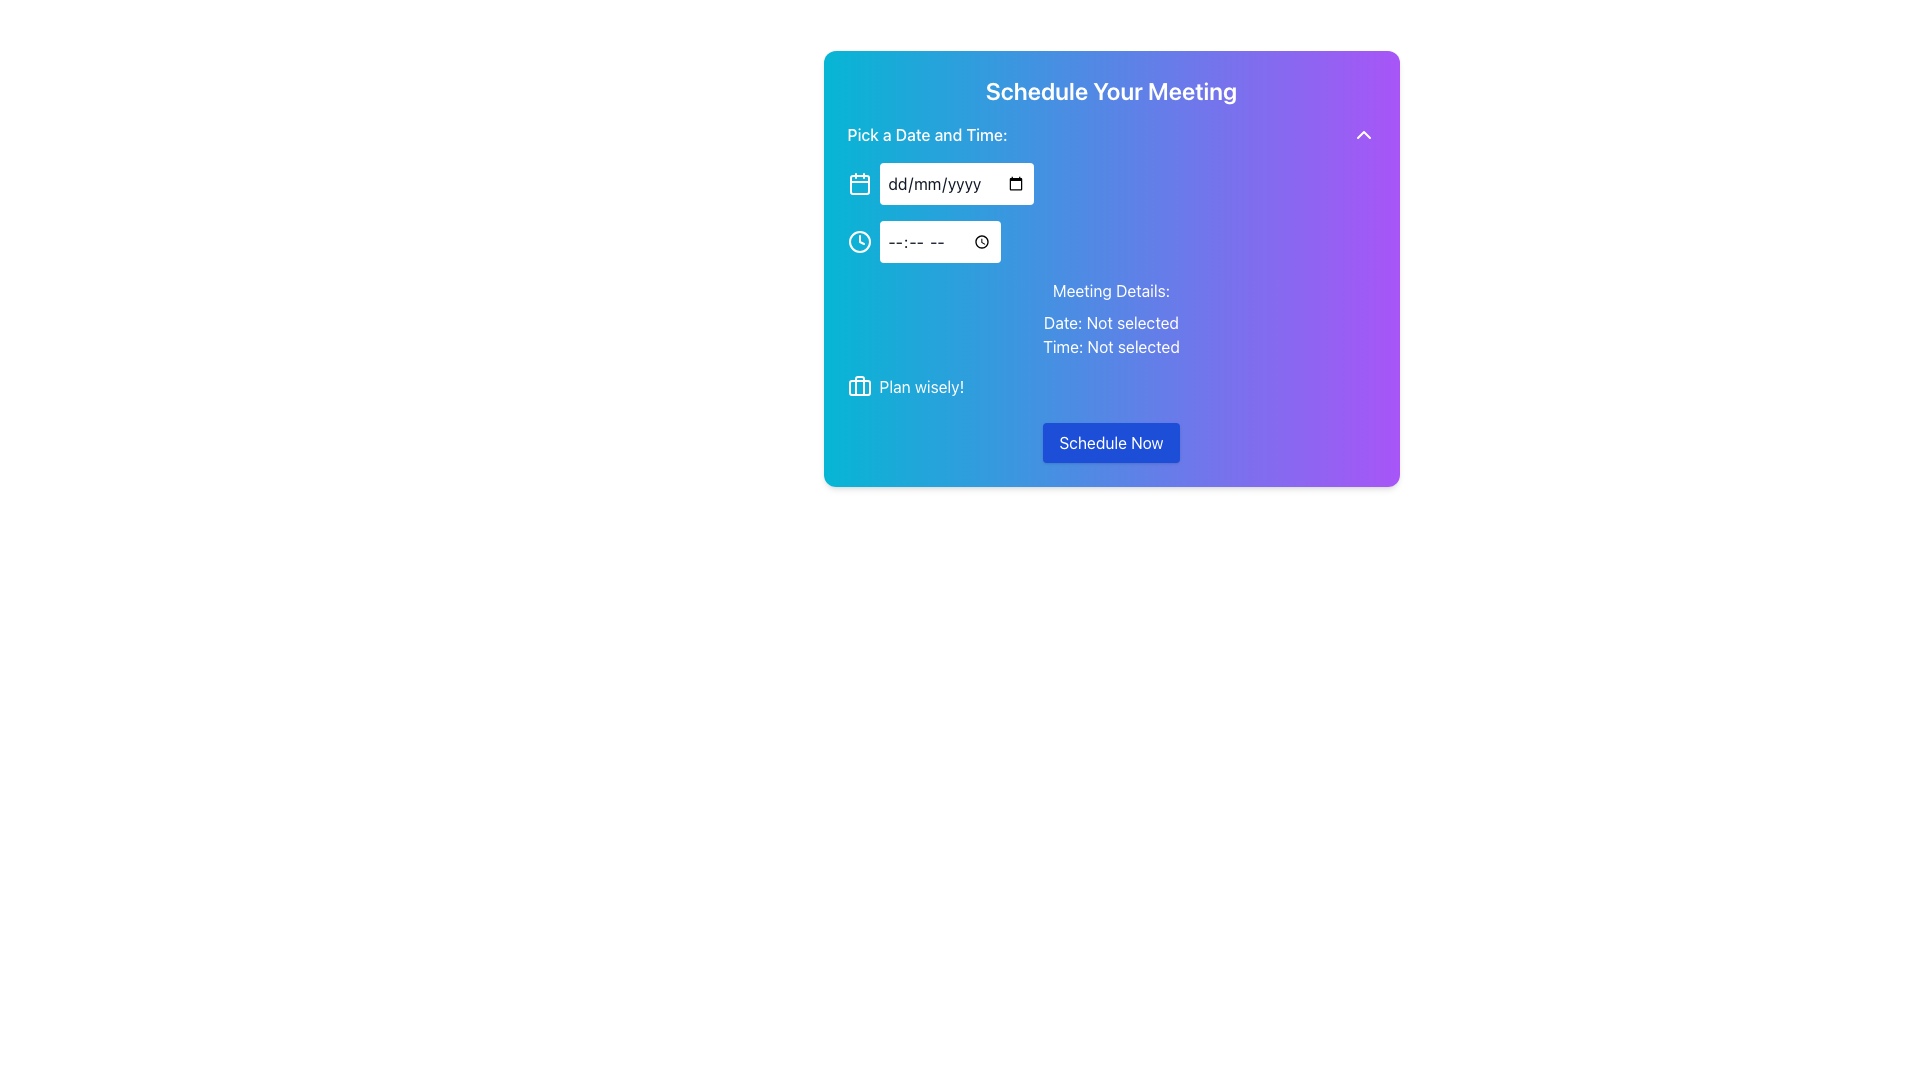  Describe the element at coordinates (1362, 135) in the screenshot. I see `the upward-facing chevron button with a white stroke on a purple background` at that location.